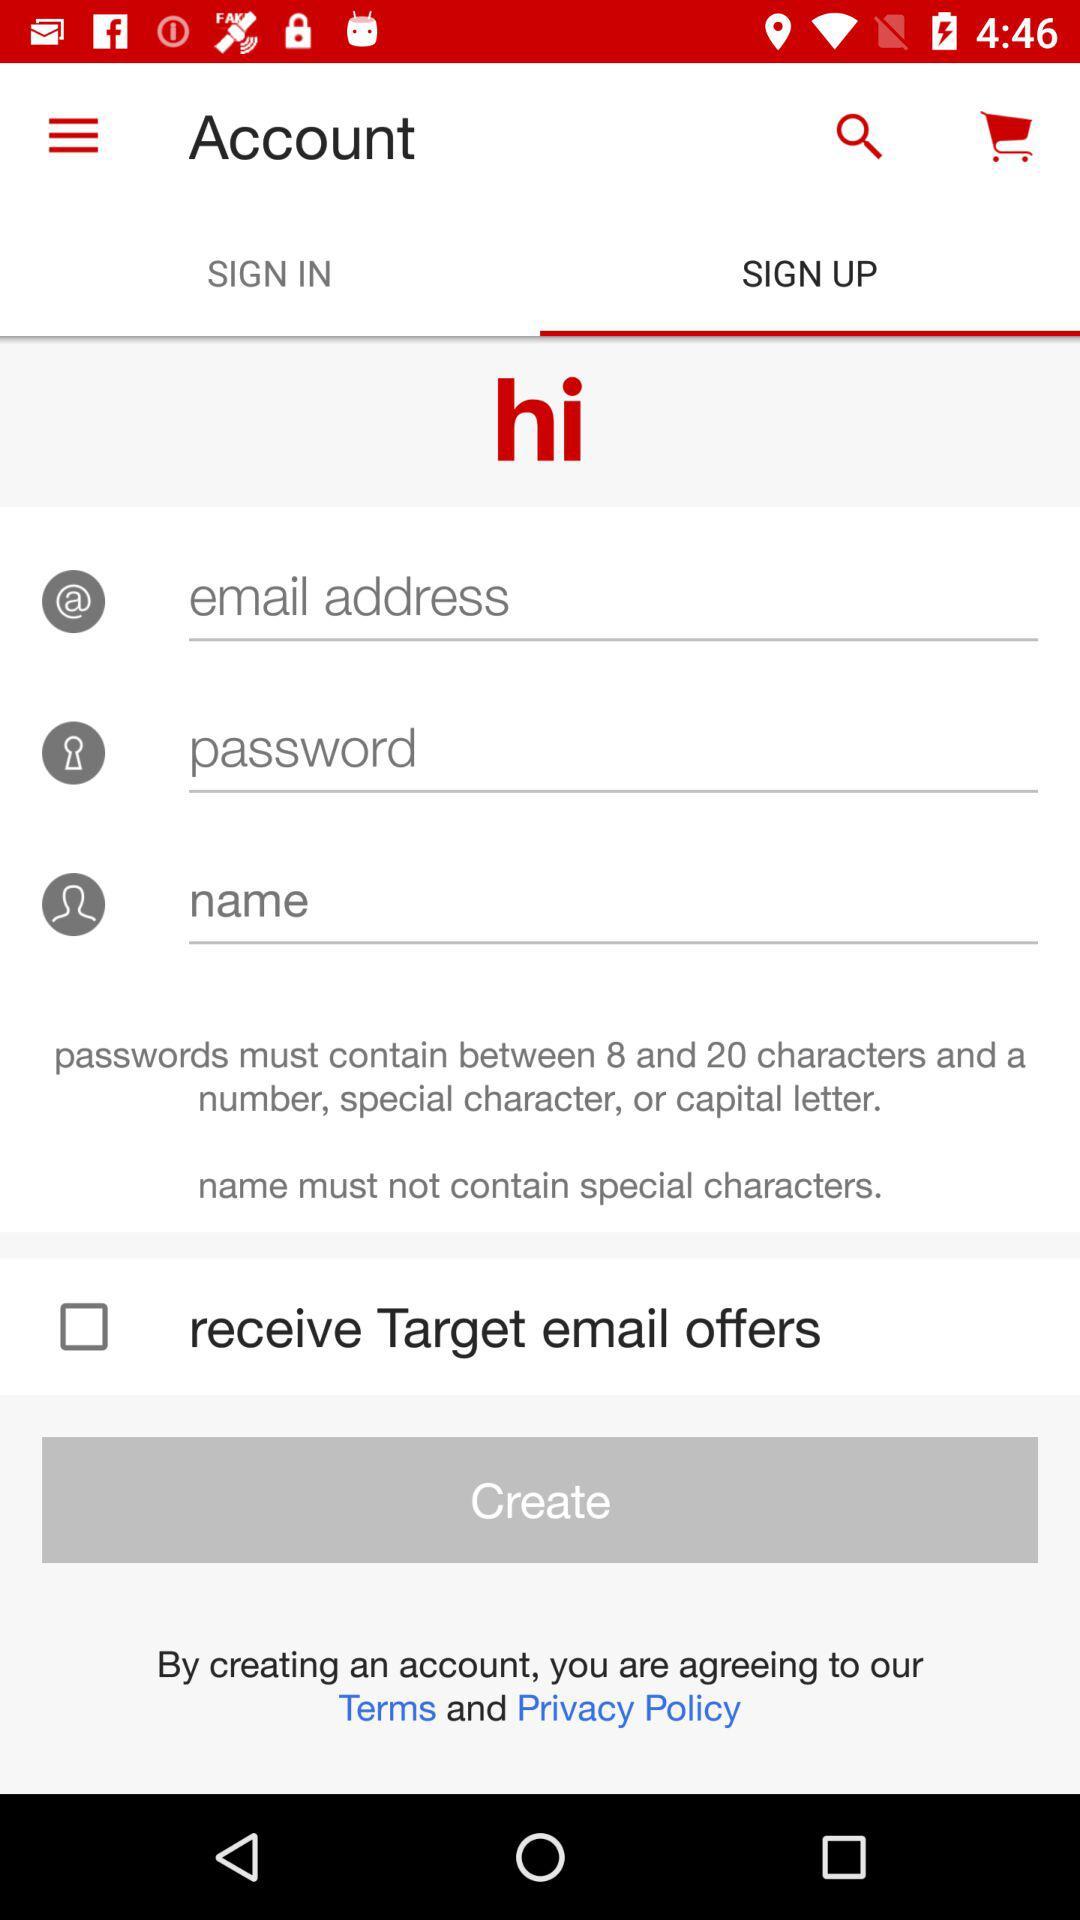 The image size is (1080, 1920). What do you see at coordinates (72, 135) in the screenshot?
I see `icon to the left of account` at bounding box center [72, 135].